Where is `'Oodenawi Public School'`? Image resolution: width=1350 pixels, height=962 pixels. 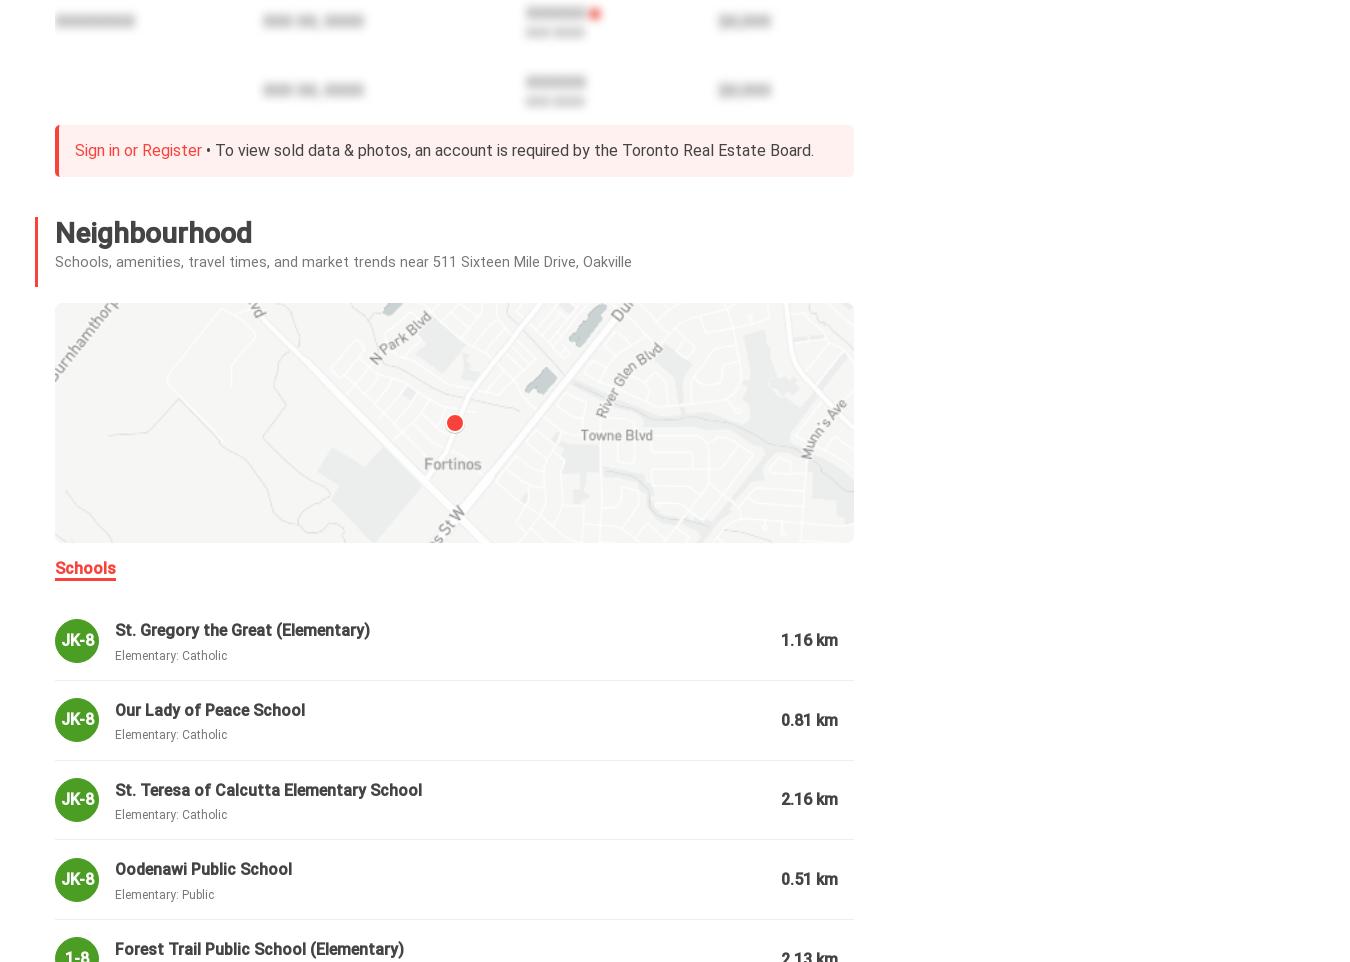 'Oodenawi Public School' is located at coordinates (203, 868).